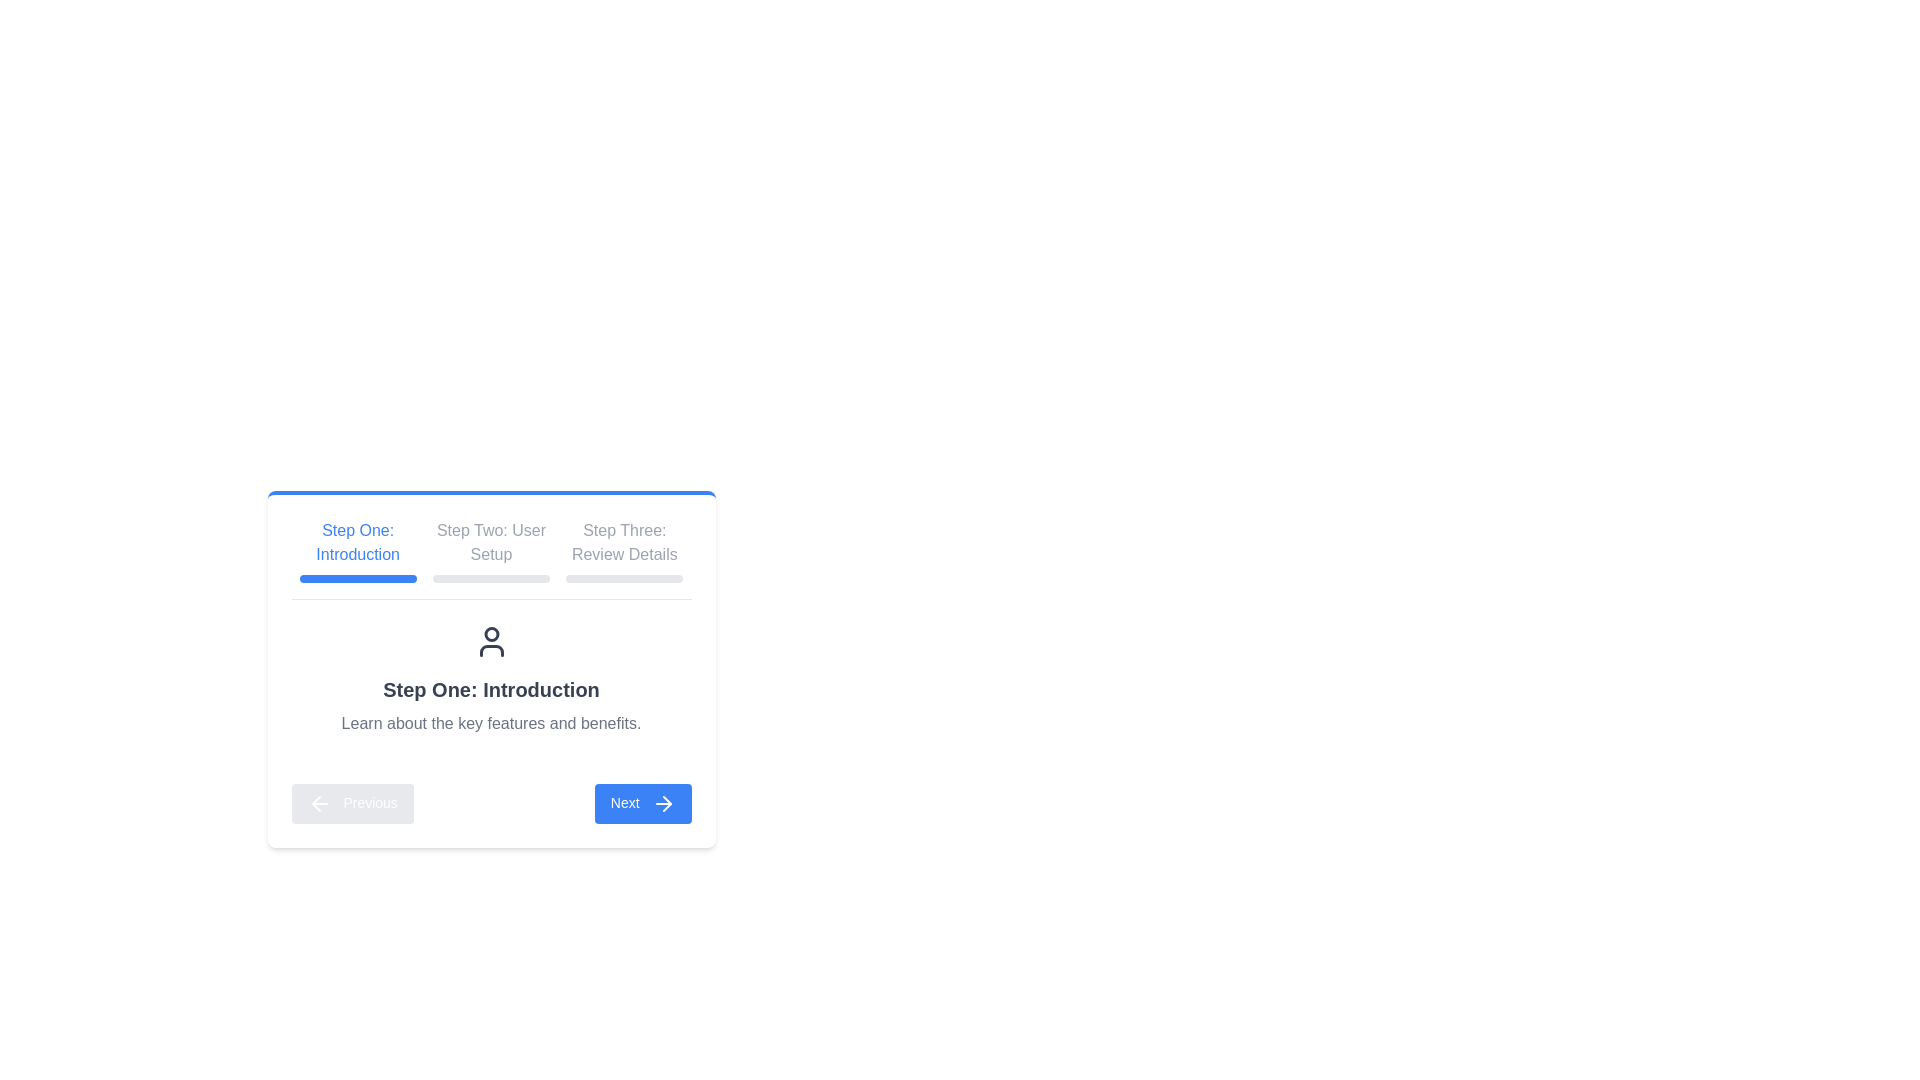 The height and width of the screenshot is (1080, 1920). What do you see at coordinates (623, 543) in the screenshot?
I see `the third step label in the horizontal progression indicator, which serves as a visual guide for users in a multi-step process` at bounding box center [623, 543].